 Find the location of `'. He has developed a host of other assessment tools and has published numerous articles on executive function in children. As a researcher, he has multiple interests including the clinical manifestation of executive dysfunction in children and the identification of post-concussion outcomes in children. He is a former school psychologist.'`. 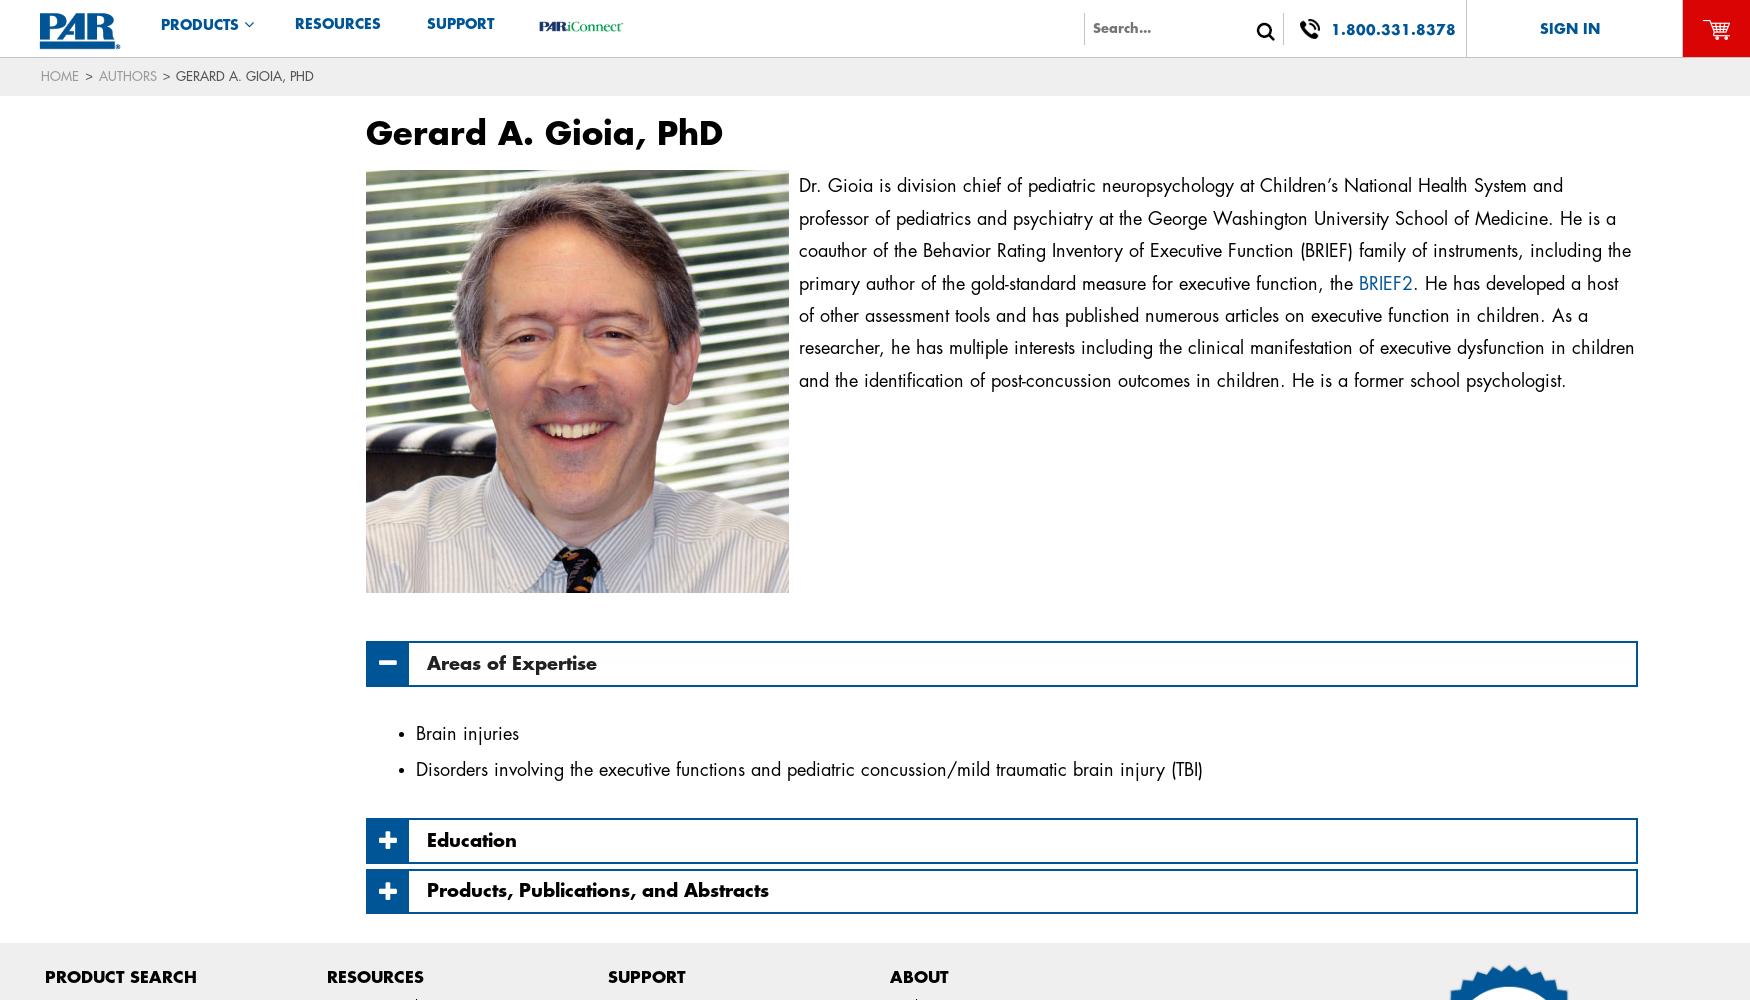

'. He has developed a host of other assessment tools and has published numerous articles on executive function in children. As a researcher, he has multiple interests including the clinical manifestation of executive dysfunction in children and the identification of post-concussion outcomes in children. He is a former school psychologist.' is located at coordinates (1216, 330).